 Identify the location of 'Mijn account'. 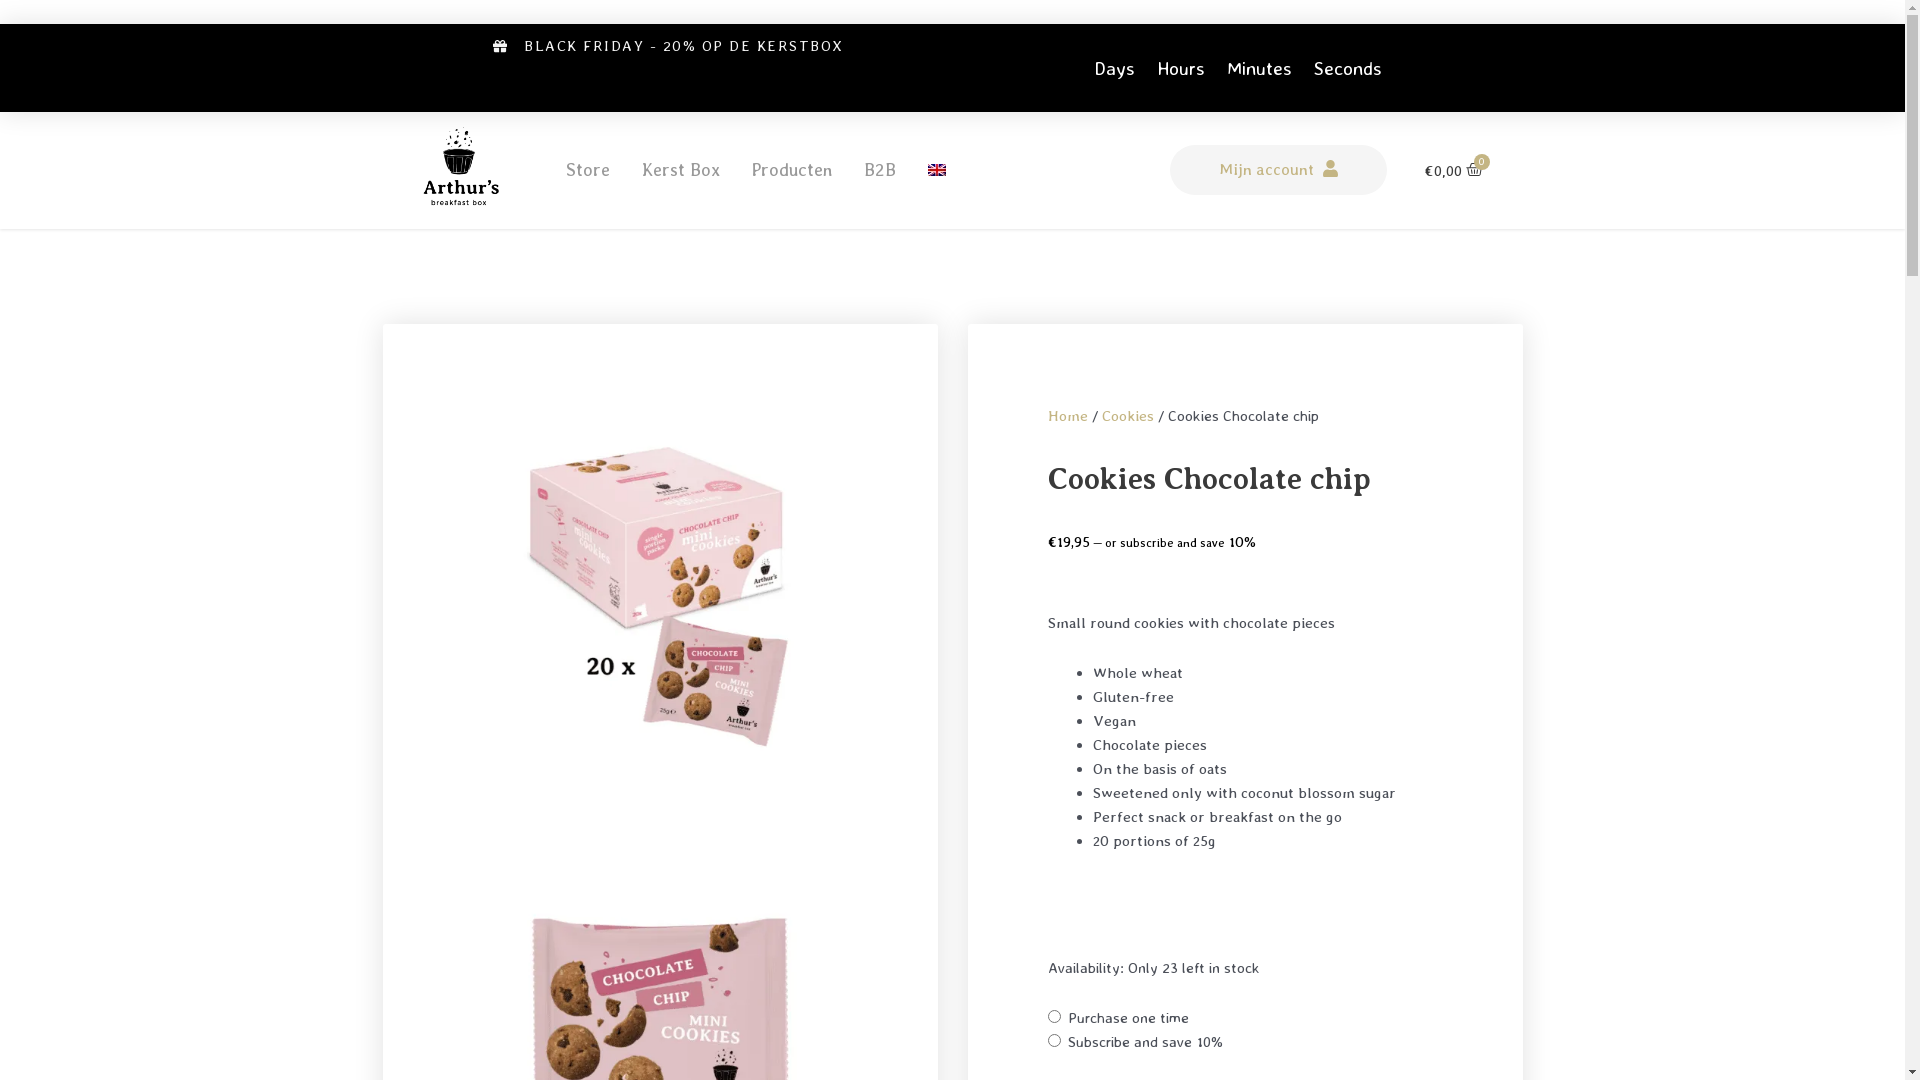
(1277, 168).